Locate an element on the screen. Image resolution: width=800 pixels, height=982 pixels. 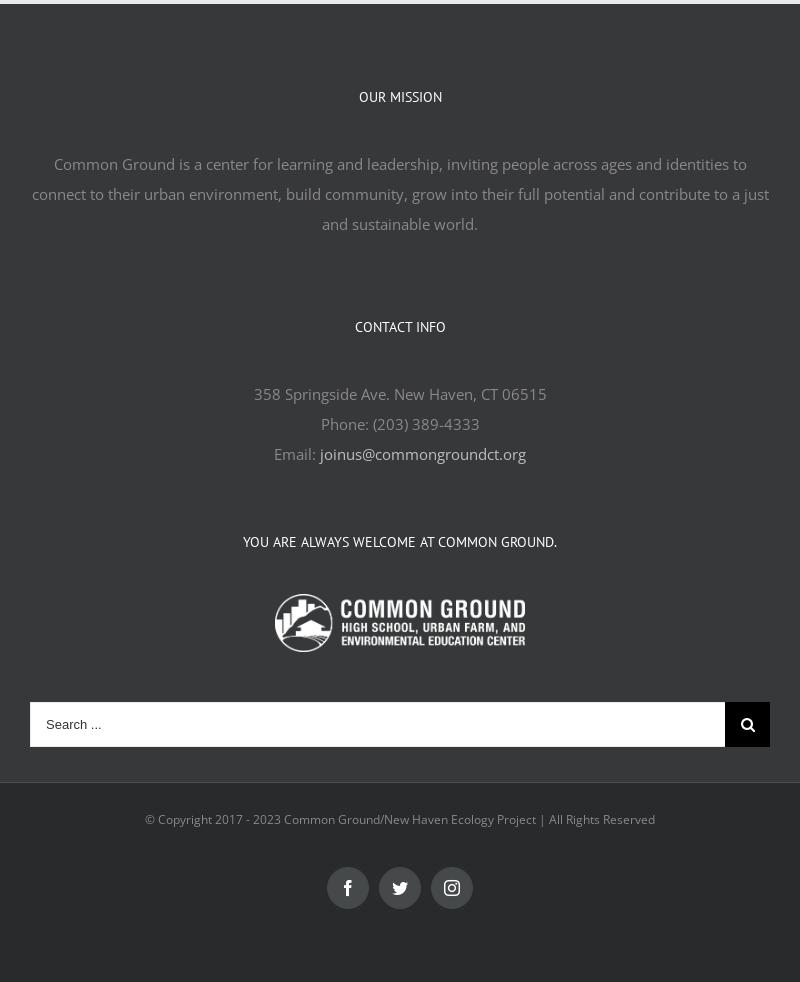
'© Copyright 2017 -' is located at coordinates (144, 818).